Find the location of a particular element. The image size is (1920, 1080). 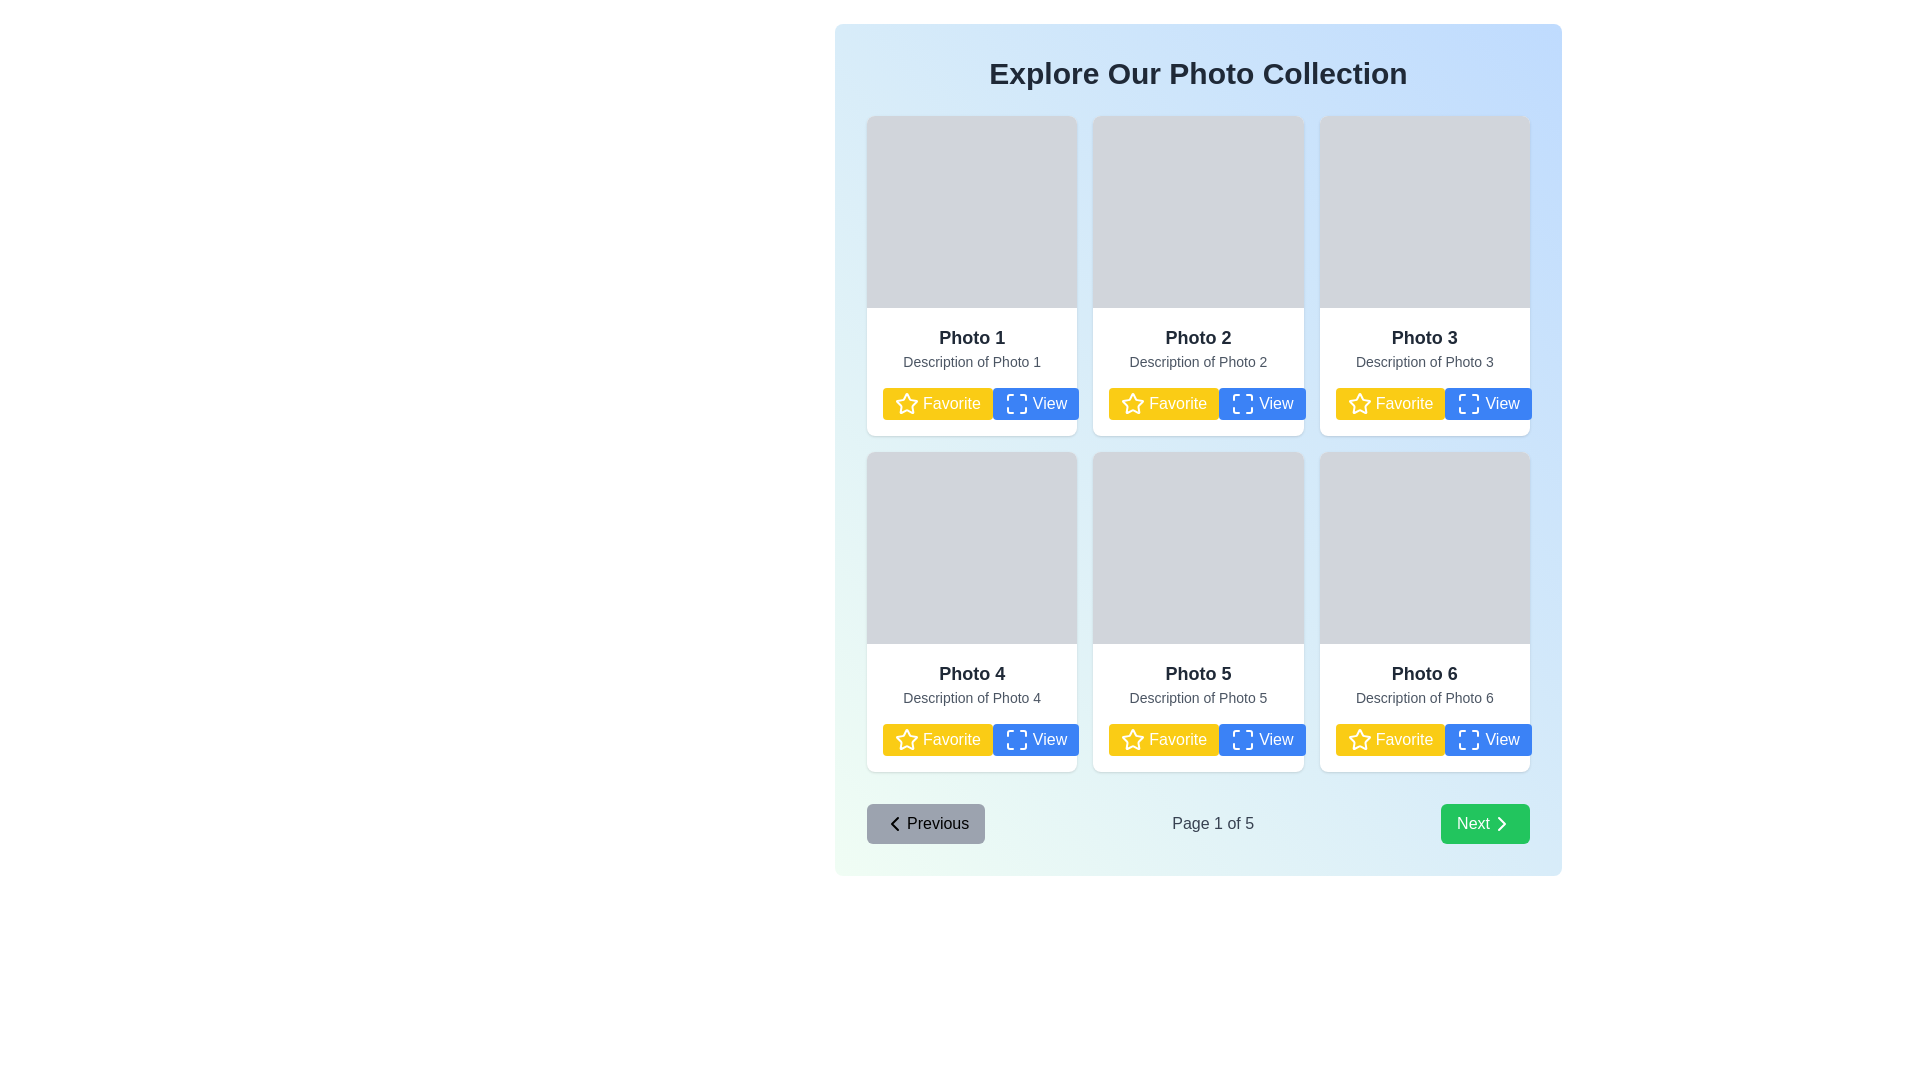

the maximizing SVG icon located inside the 'View' button in the second column of the first row of a 3x2 grid layout is located at coordinates (1016, 404).